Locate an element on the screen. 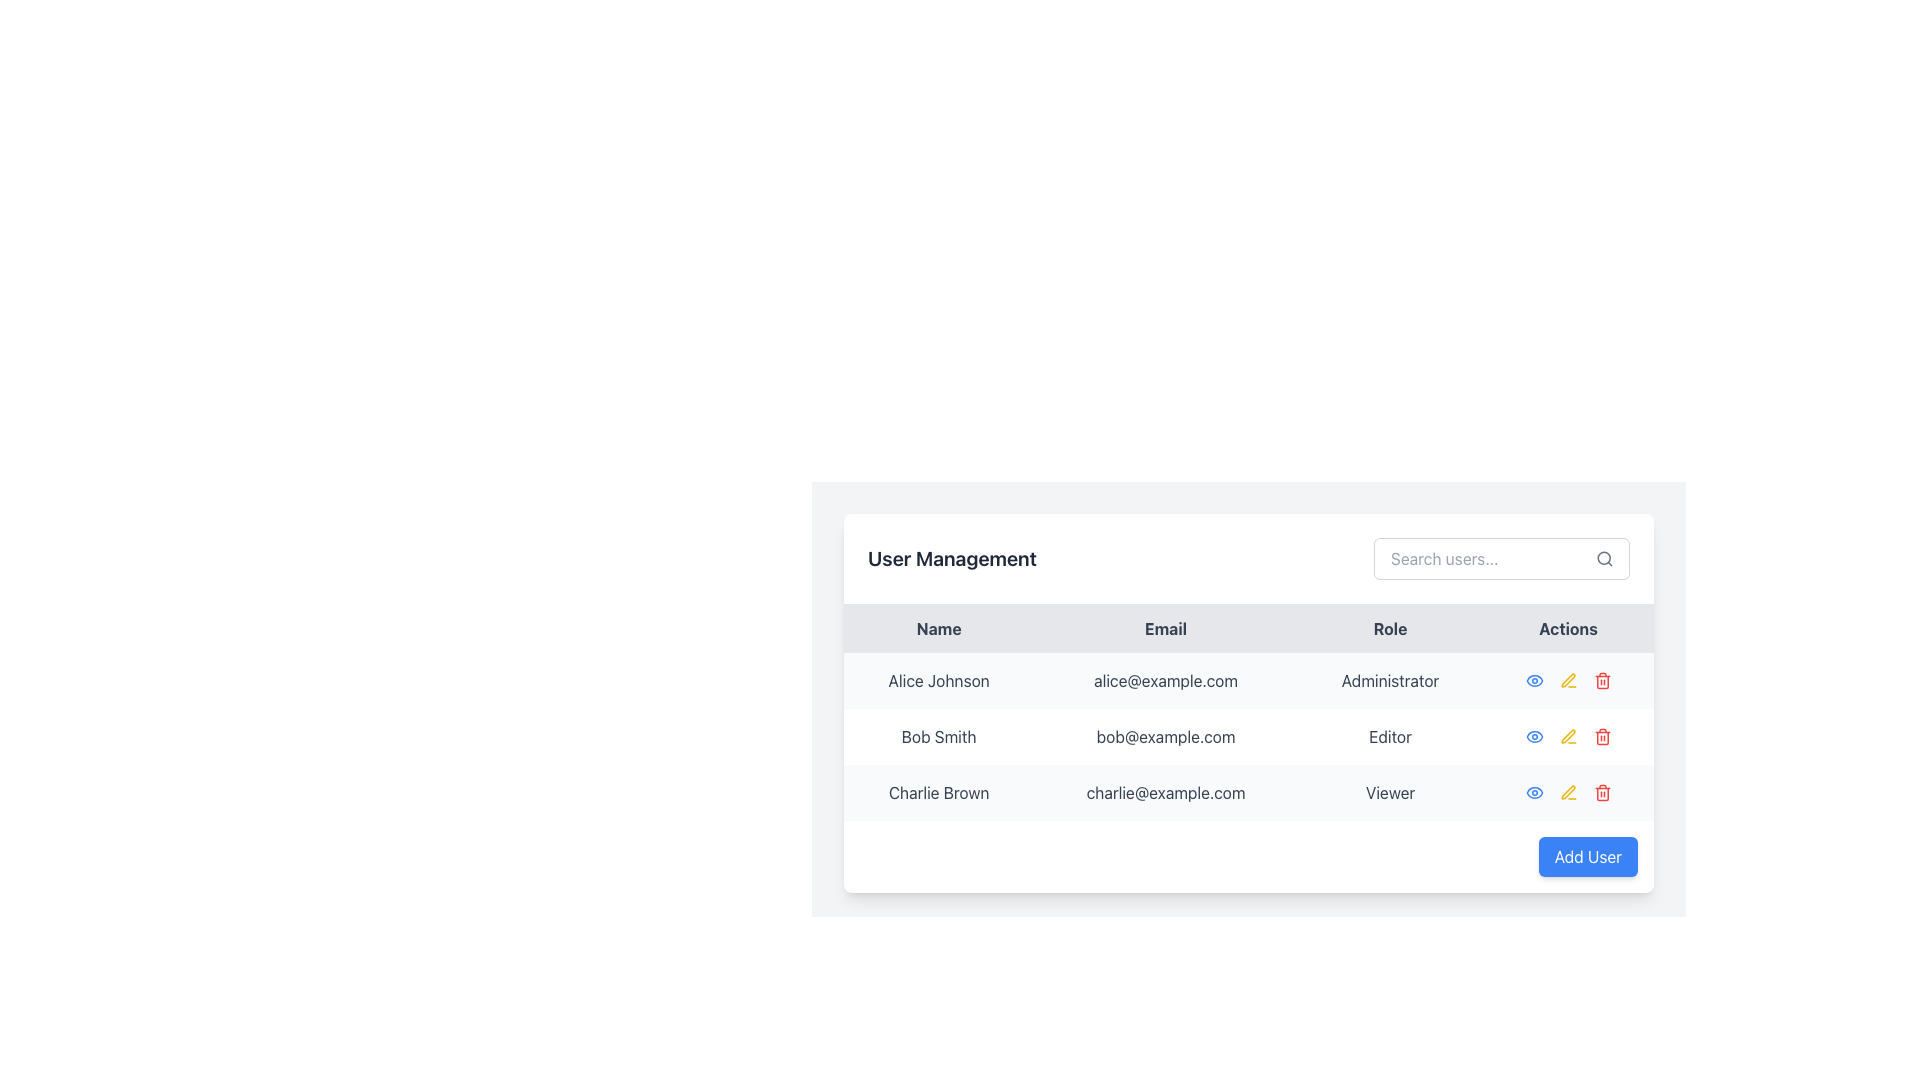 This screenshot has height=1080, width=1920. name, email, and role information from the third row of the user management table, which contains the details for 'Charlie Brown' is located at coordinates (1247, 792).